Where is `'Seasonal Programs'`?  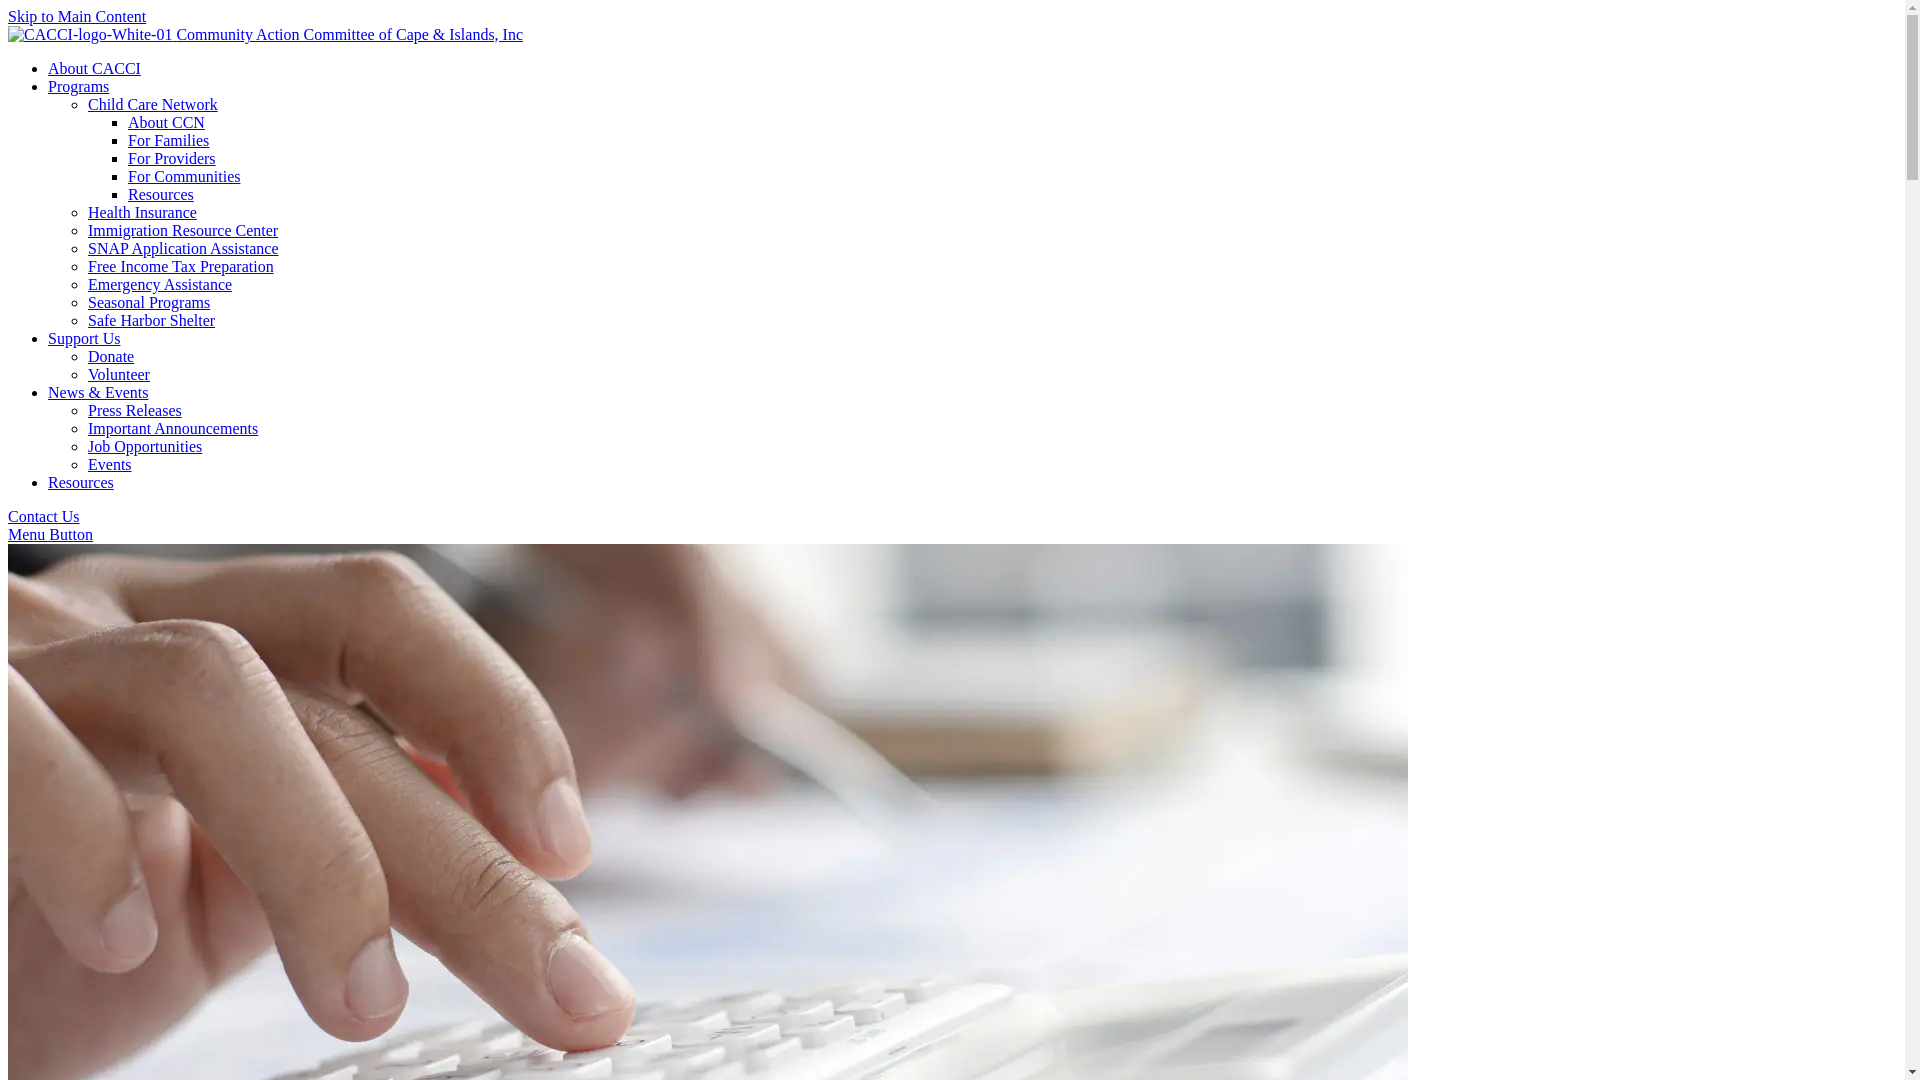
'Seasonal Programs' is located at coordinates (147, 302).